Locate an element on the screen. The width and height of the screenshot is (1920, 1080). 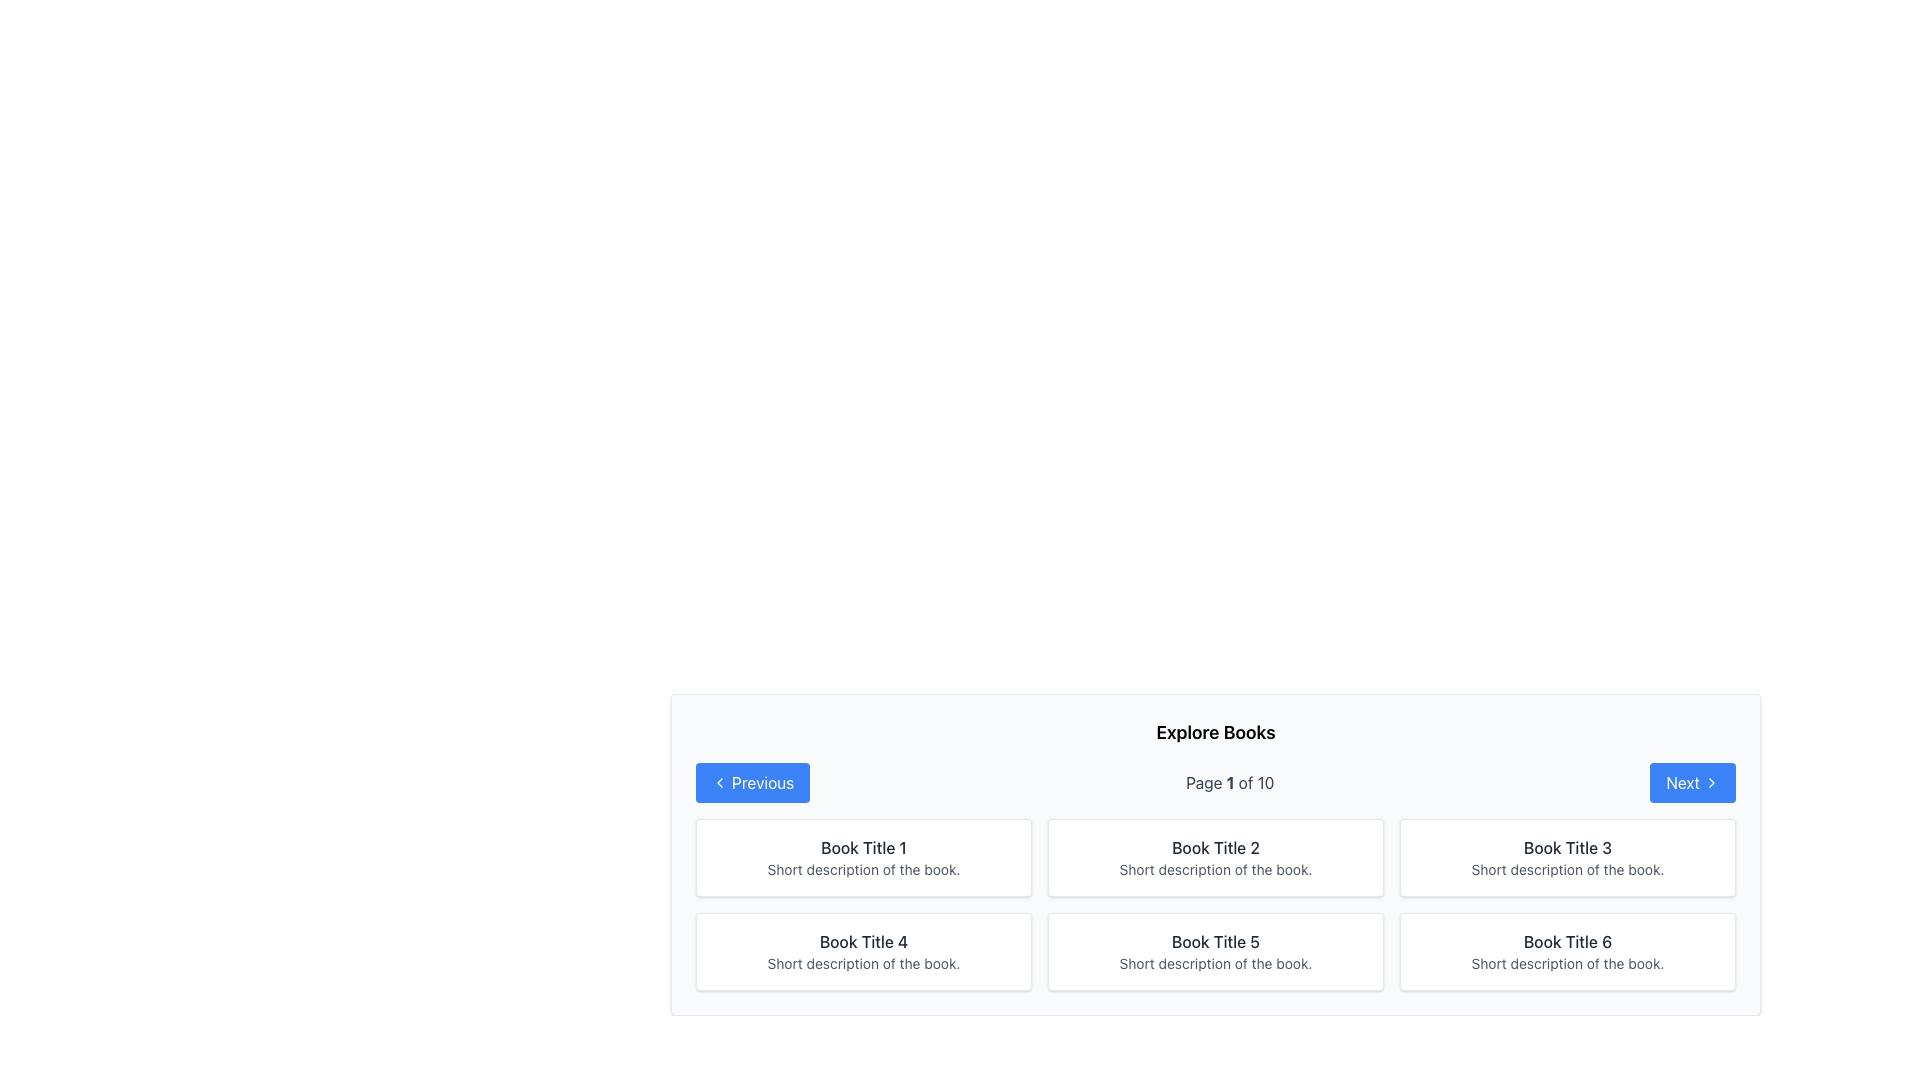
text displayed on the informational card about the book located at the bottom right corner of the grid layout is located at coordinates (1567, 951).